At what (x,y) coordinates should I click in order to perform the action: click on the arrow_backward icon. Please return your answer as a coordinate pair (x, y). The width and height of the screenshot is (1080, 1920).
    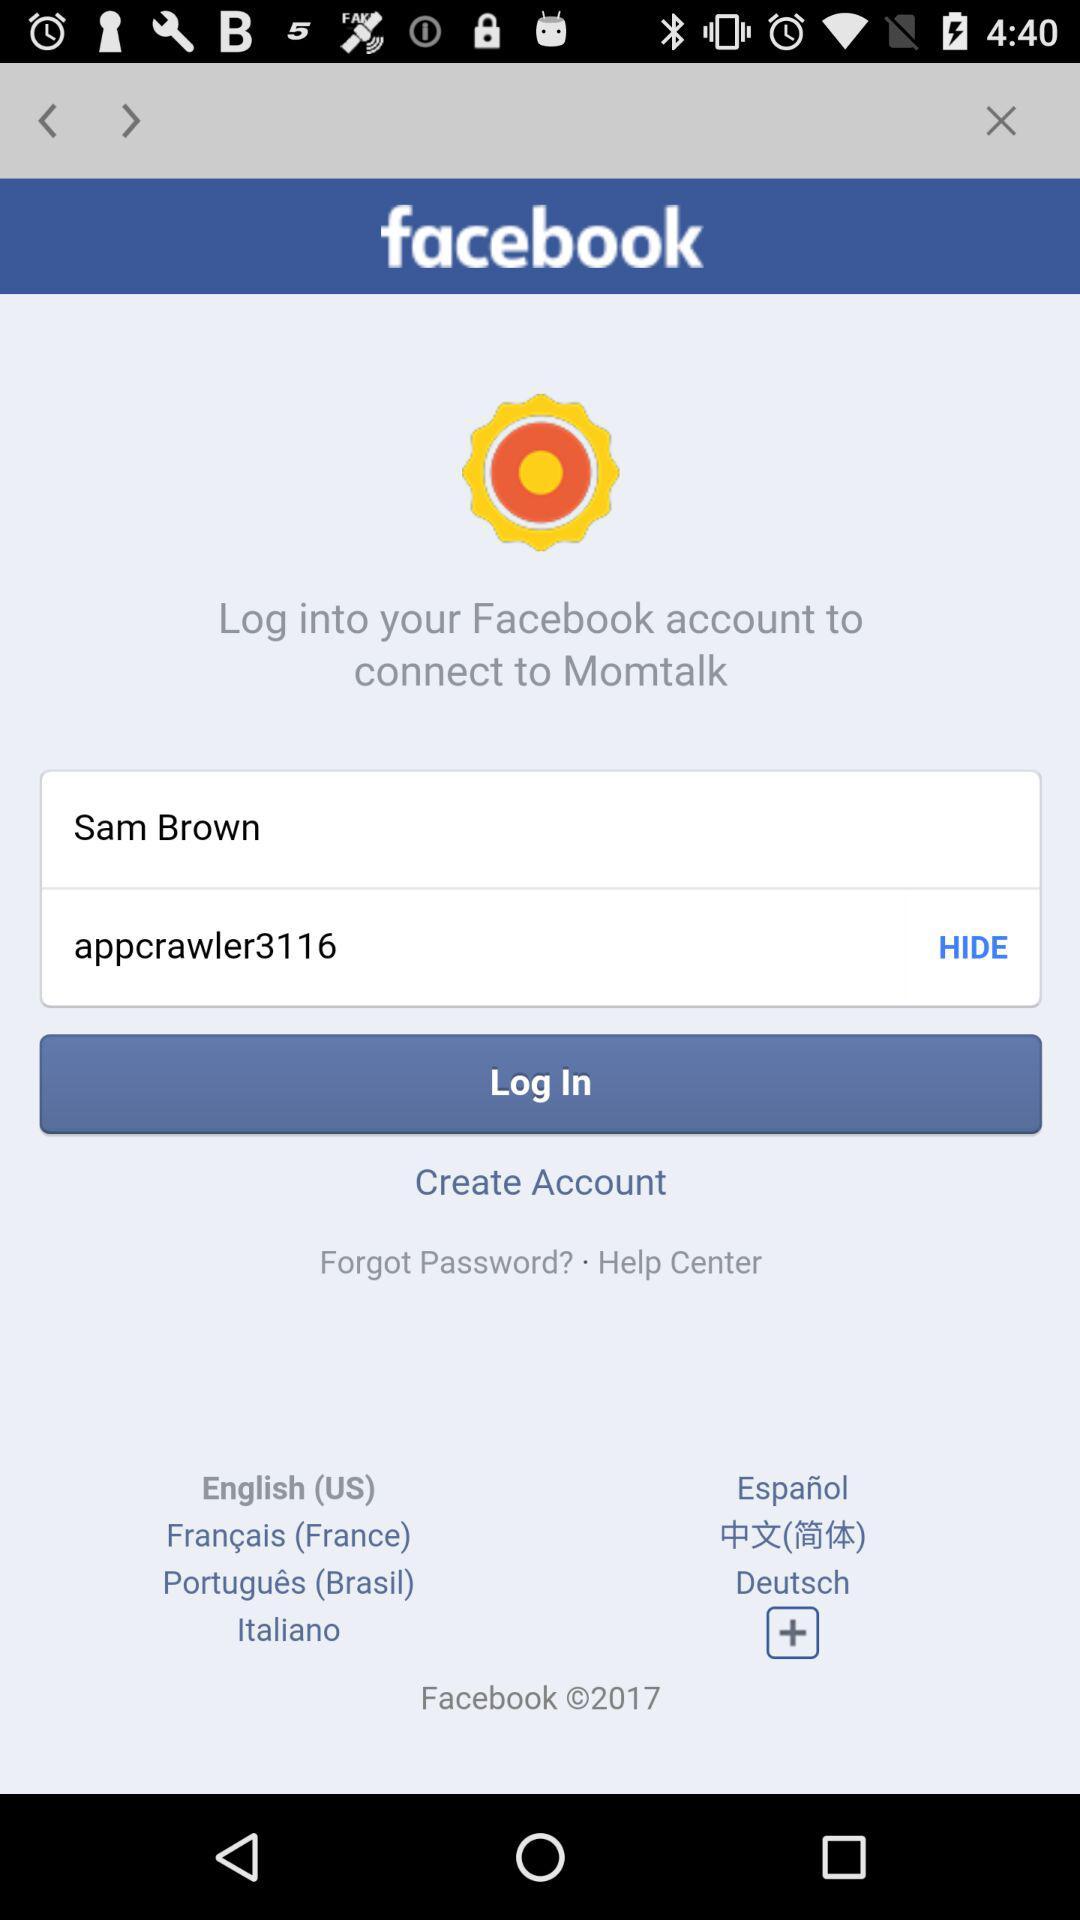
    Looking at the image, I should click on (46, 128).